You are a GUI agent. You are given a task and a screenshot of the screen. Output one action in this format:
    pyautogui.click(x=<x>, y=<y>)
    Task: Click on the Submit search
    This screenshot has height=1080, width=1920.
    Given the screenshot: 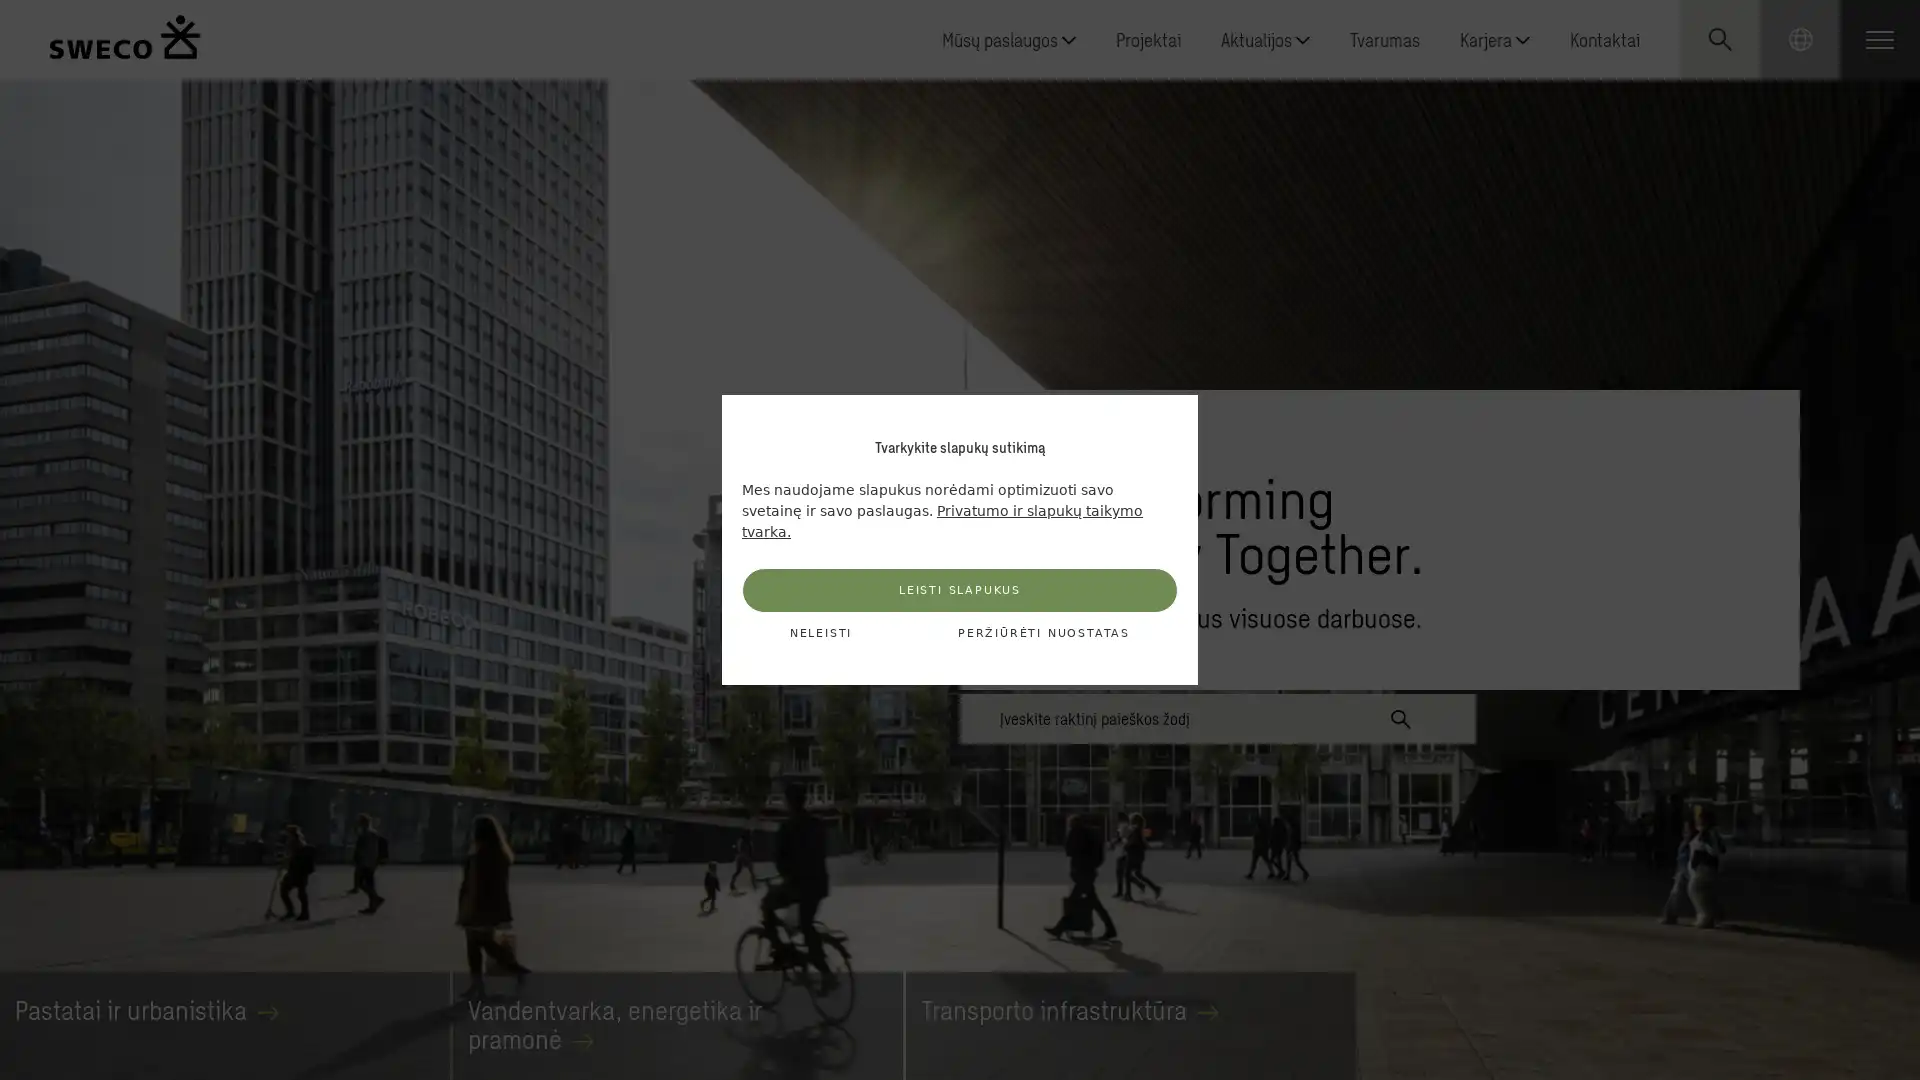 What is the action you would take?
    pyautogui.click(x=1757, y=220)
    